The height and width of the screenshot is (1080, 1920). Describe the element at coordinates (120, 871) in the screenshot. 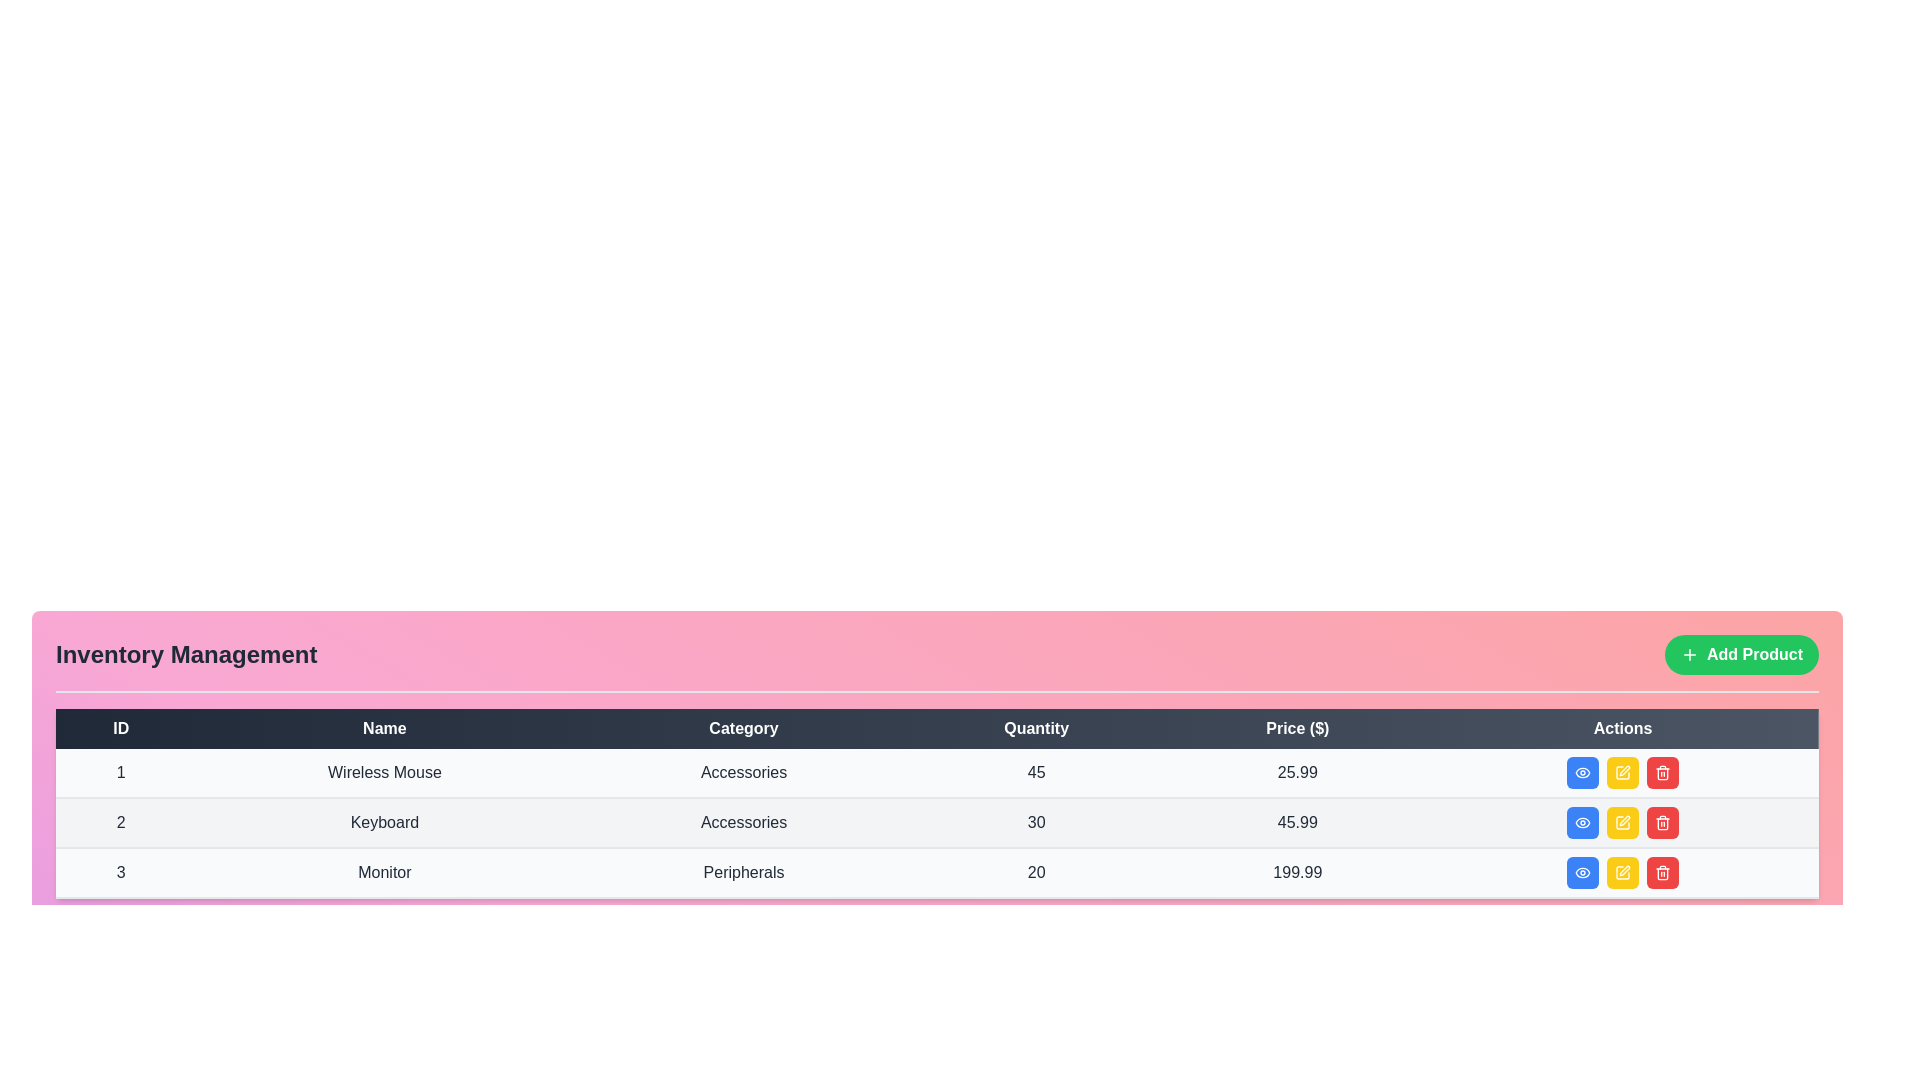

I see `text content of the label displaying the number '3' located in the third row and first column of the table` at that location.